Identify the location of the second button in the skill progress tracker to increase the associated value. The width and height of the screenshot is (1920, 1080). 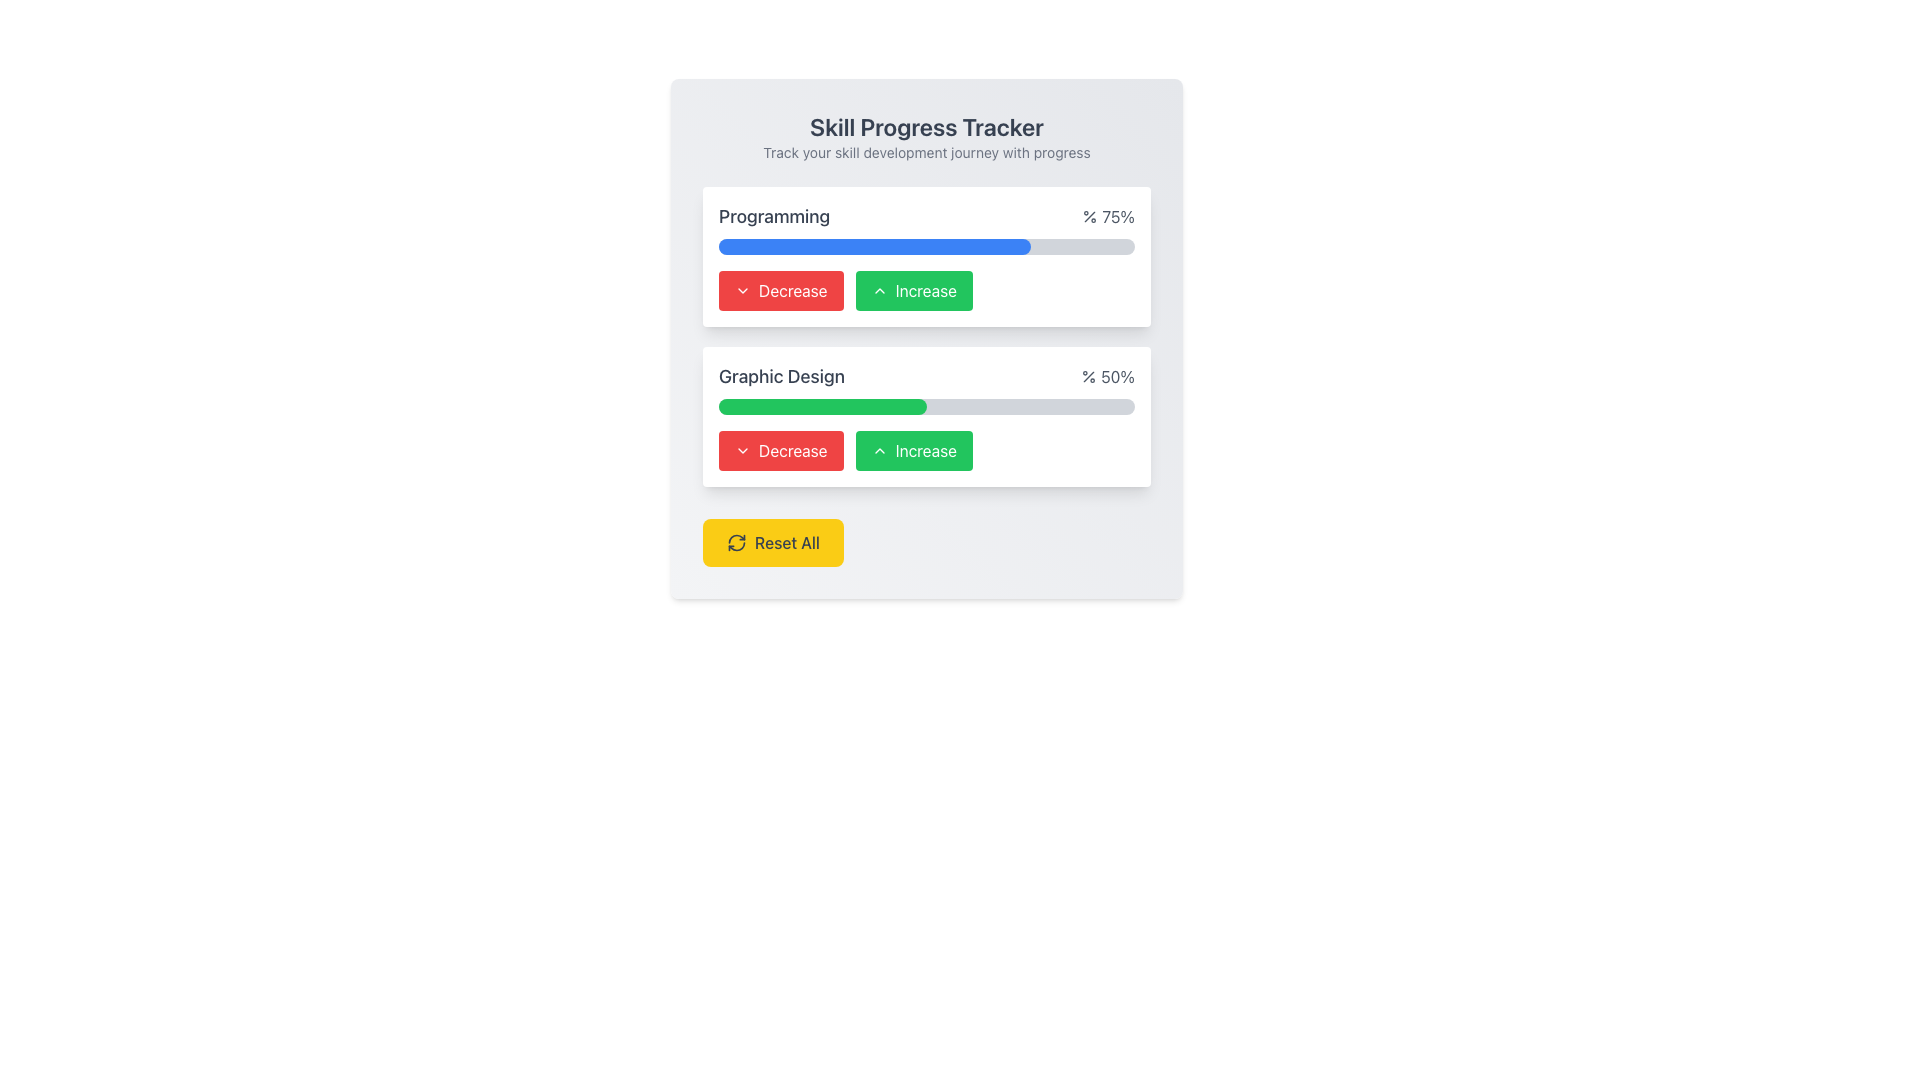
(913, 290).